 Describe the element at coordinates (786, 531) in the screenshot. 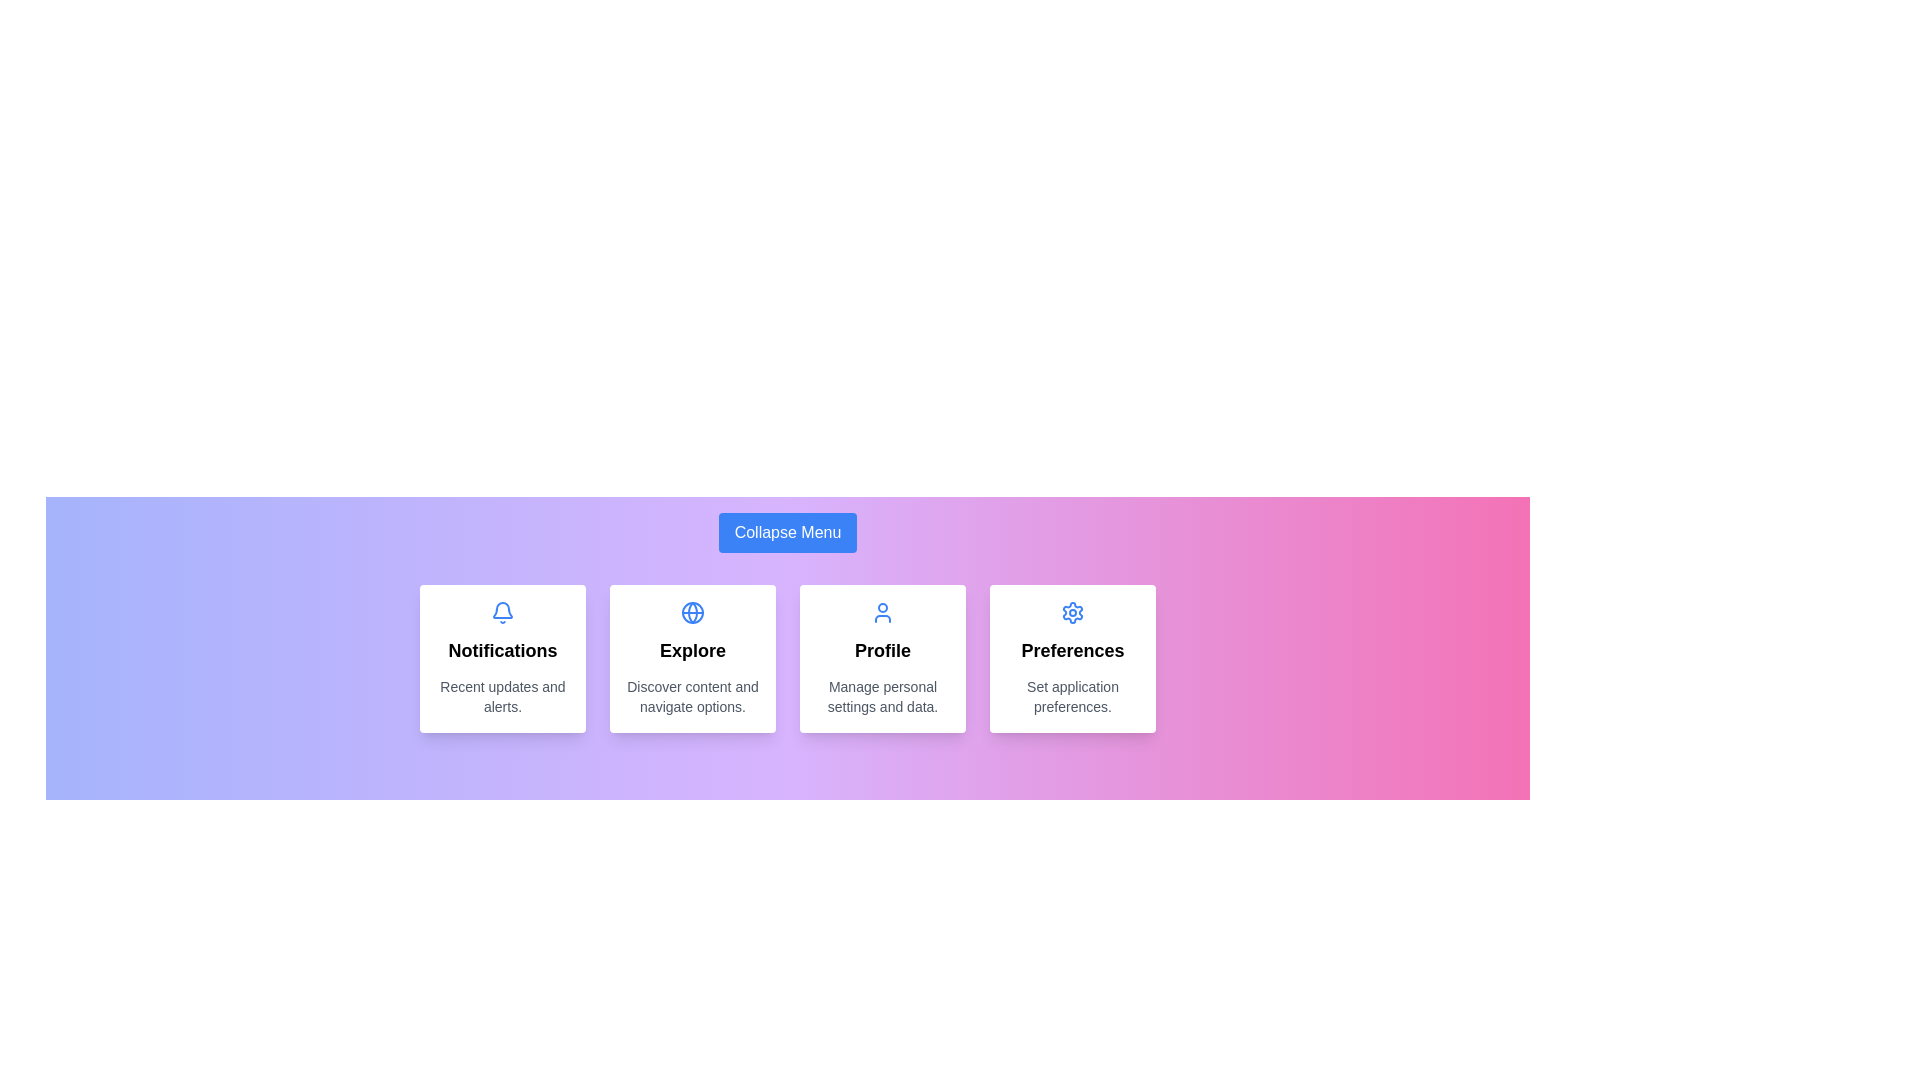

I see `the 'Collapse Menu' button to trigger its hover effect` at that location.